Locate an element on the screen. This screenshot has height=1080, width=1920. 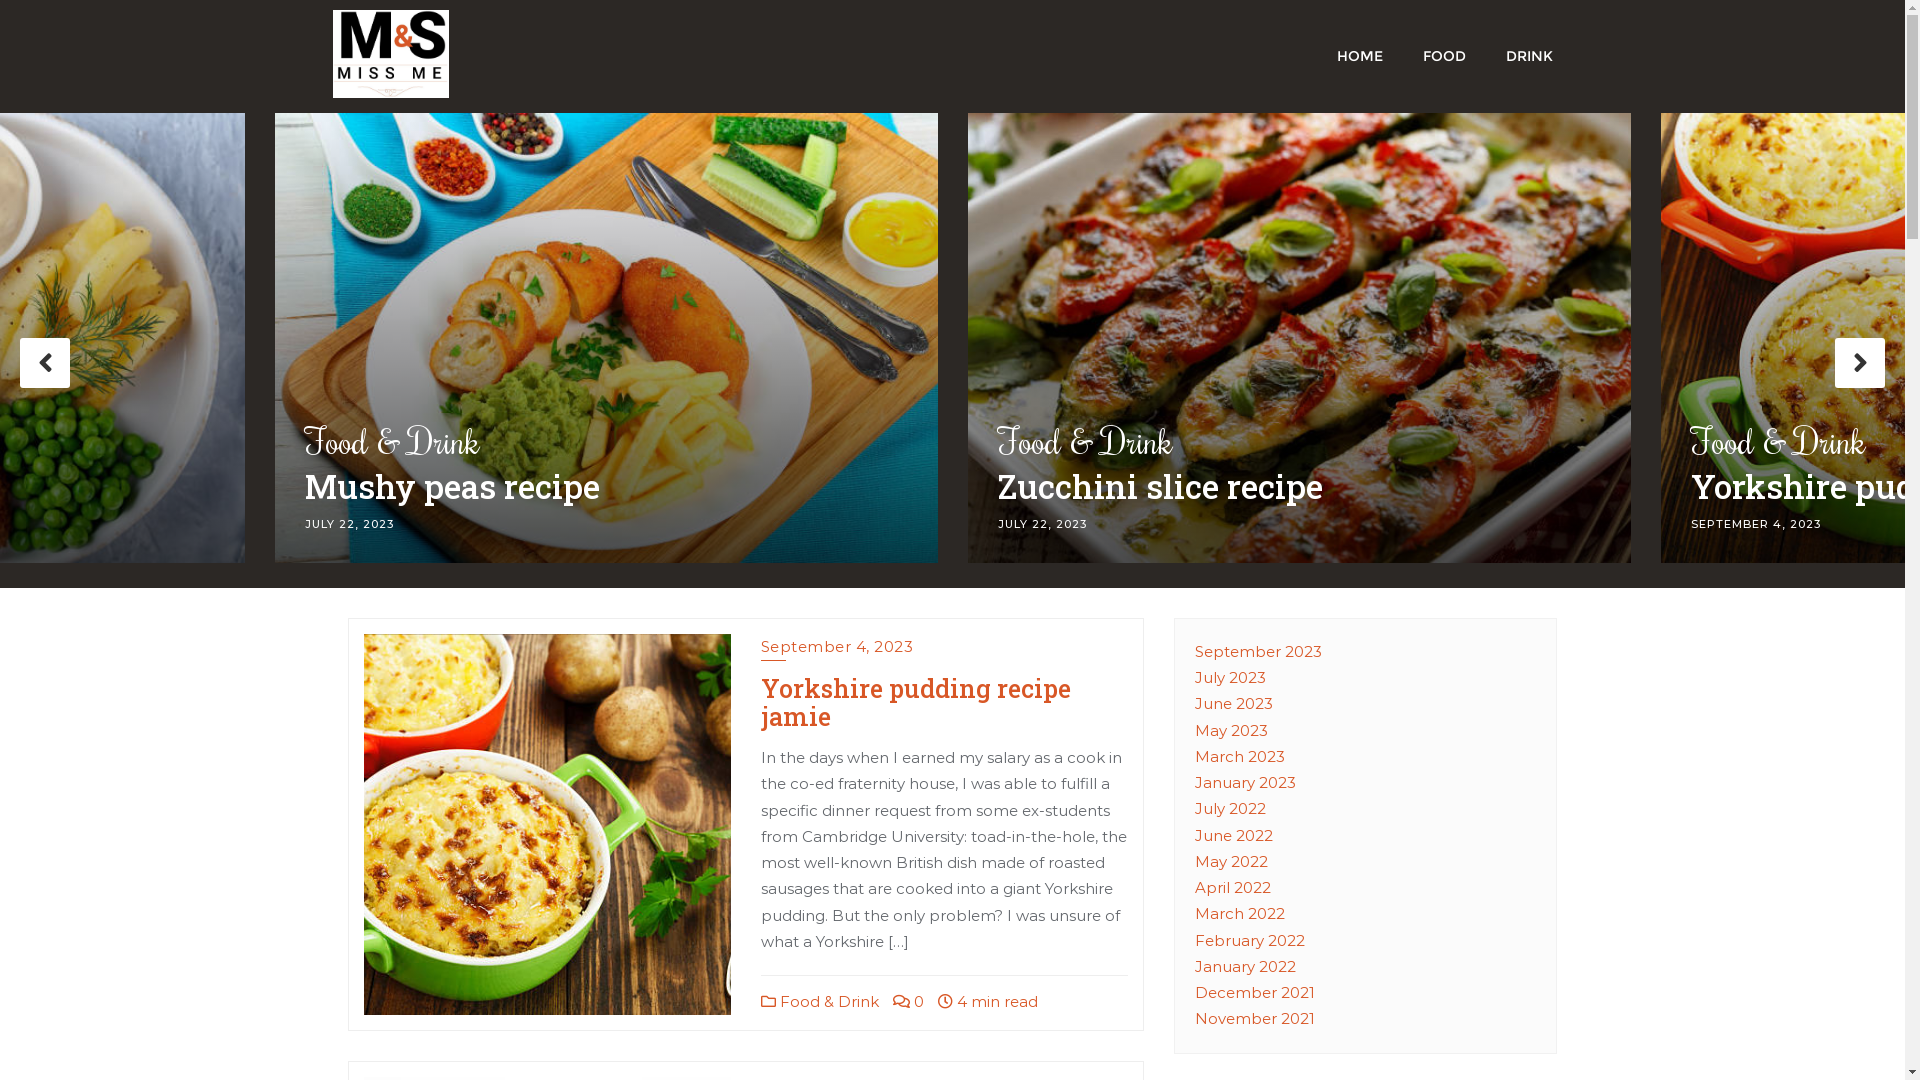
'March 2023' is located at coordinates (1238, 756).